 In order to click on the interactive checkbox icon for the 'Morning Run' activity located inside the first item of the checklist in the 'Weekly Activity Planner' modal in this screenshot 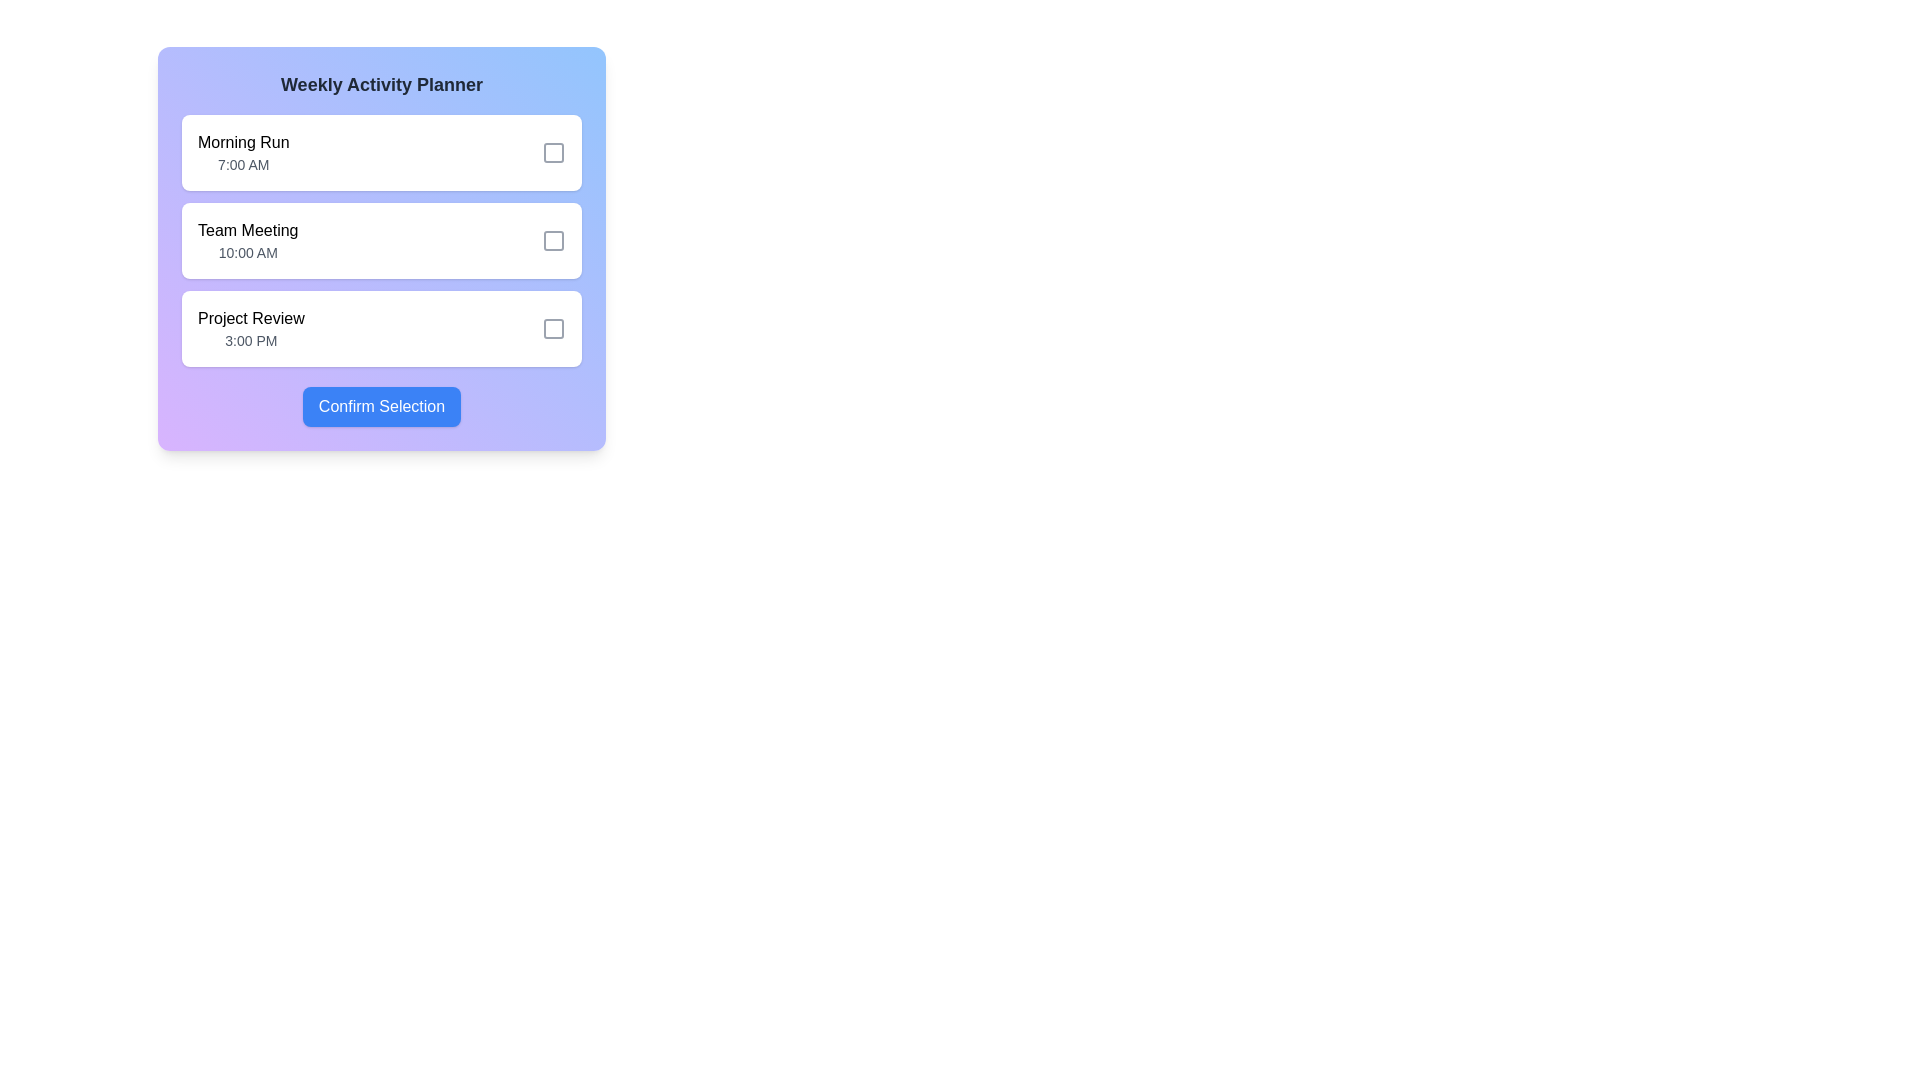, I will do `click(553, 152)`.